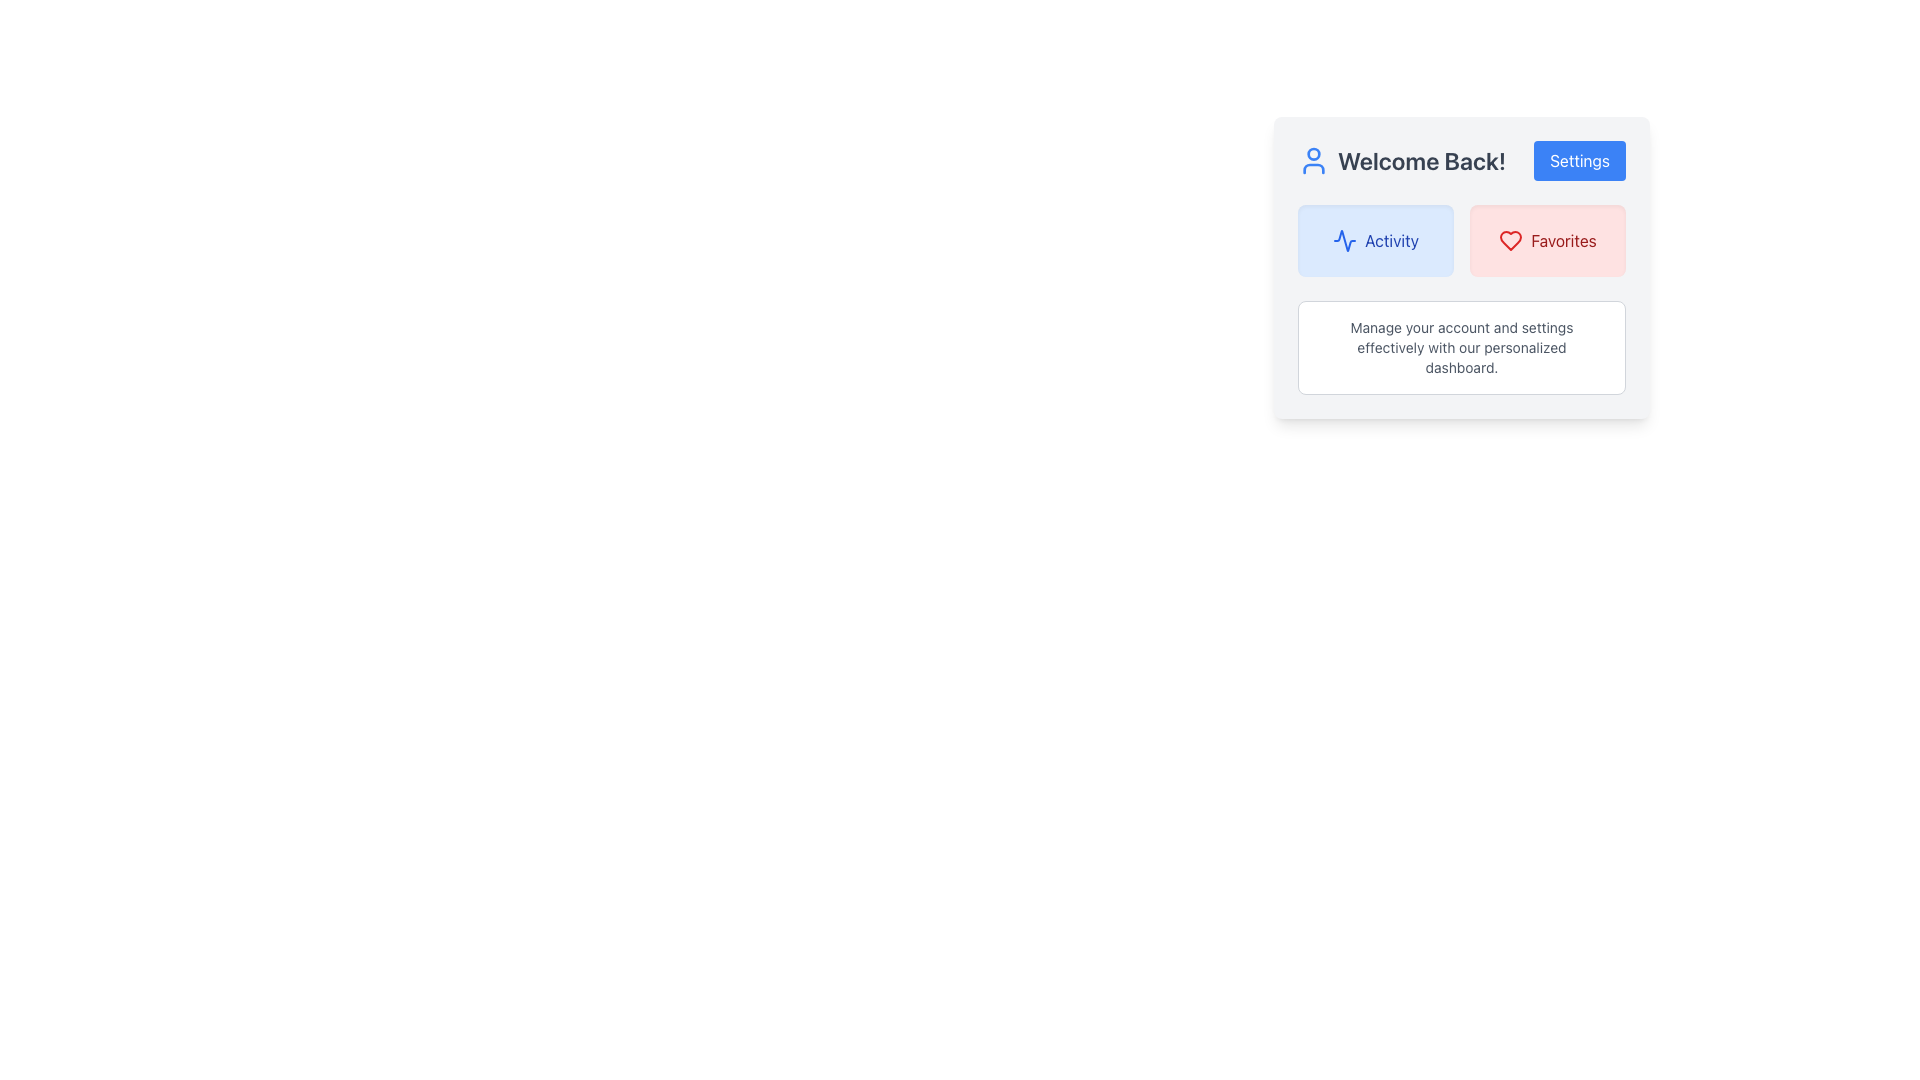  Describe the element at coordinates (1578, 160) in the screenshot. I see `the settings button located at the top-right corner of the interface card` at that location.